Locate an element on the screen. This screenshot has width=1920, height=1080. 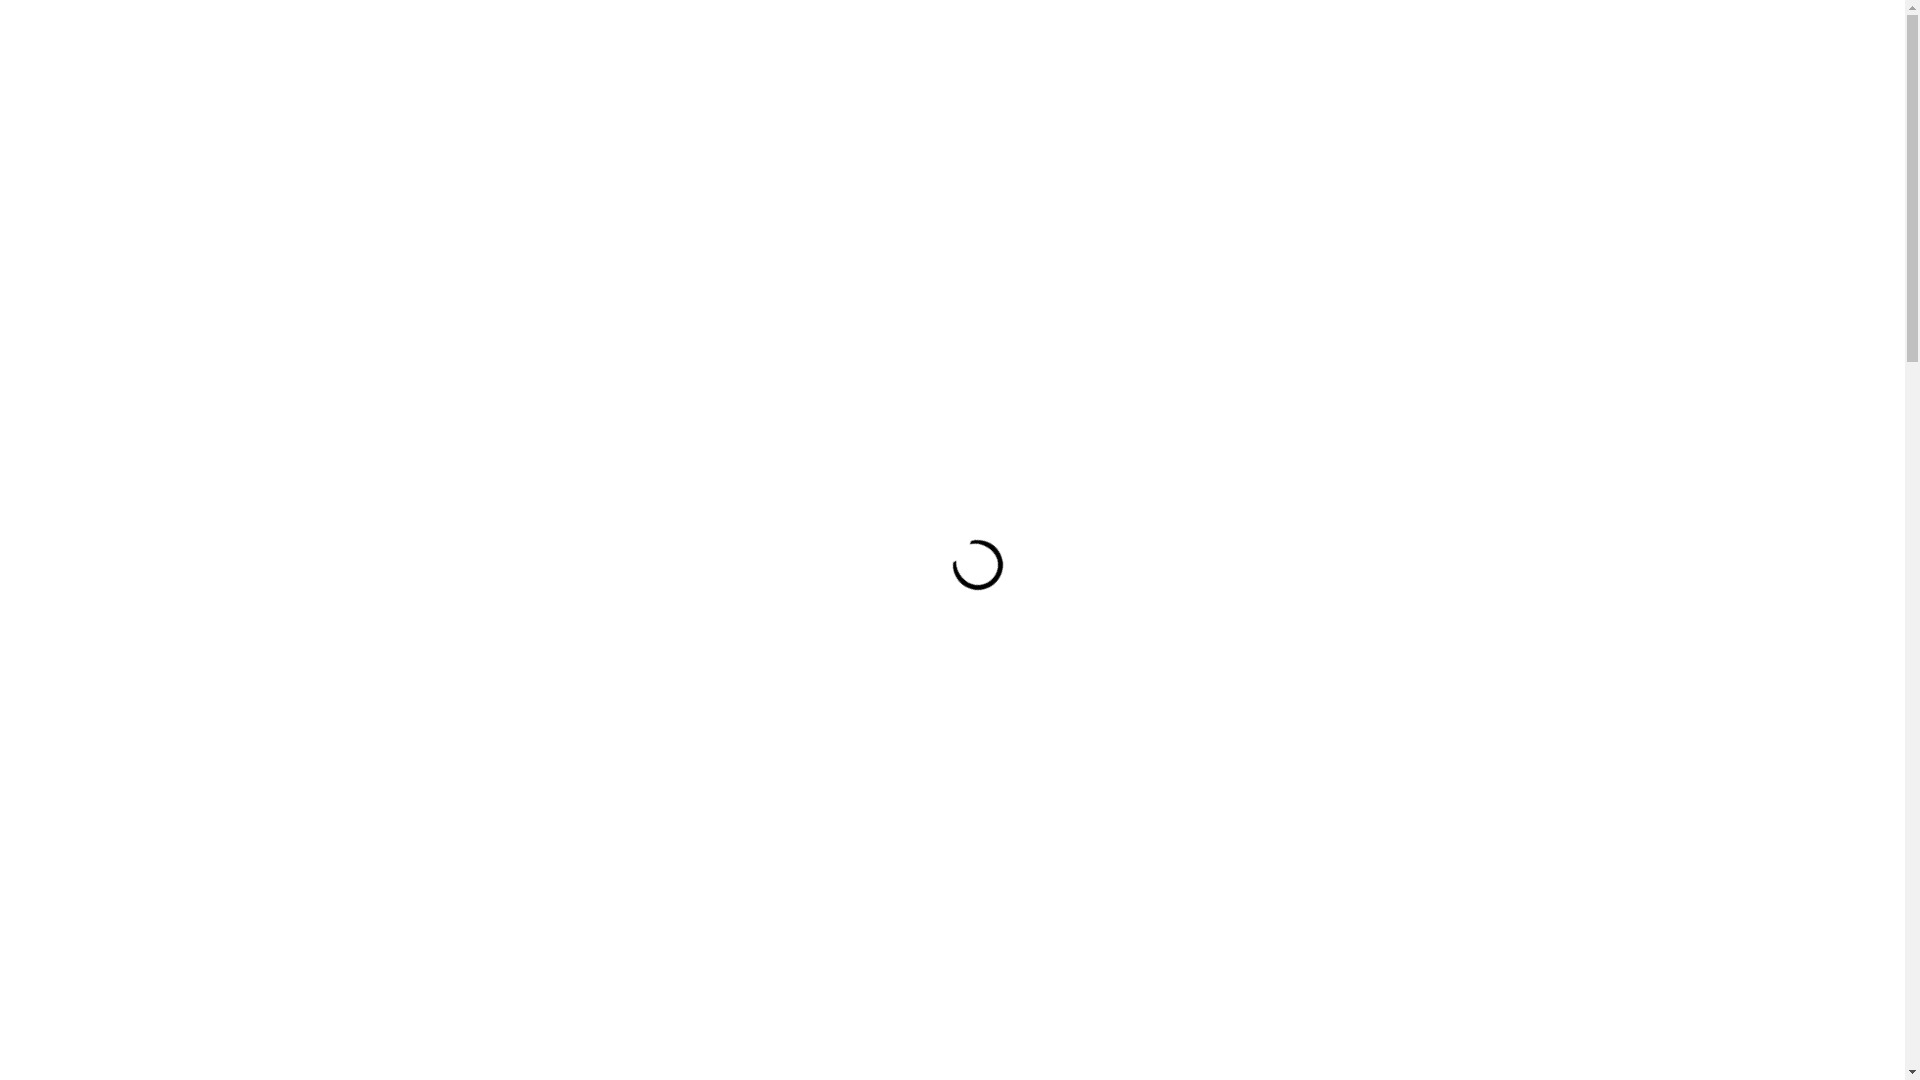
'styling' is located at coordinates (616, 145).